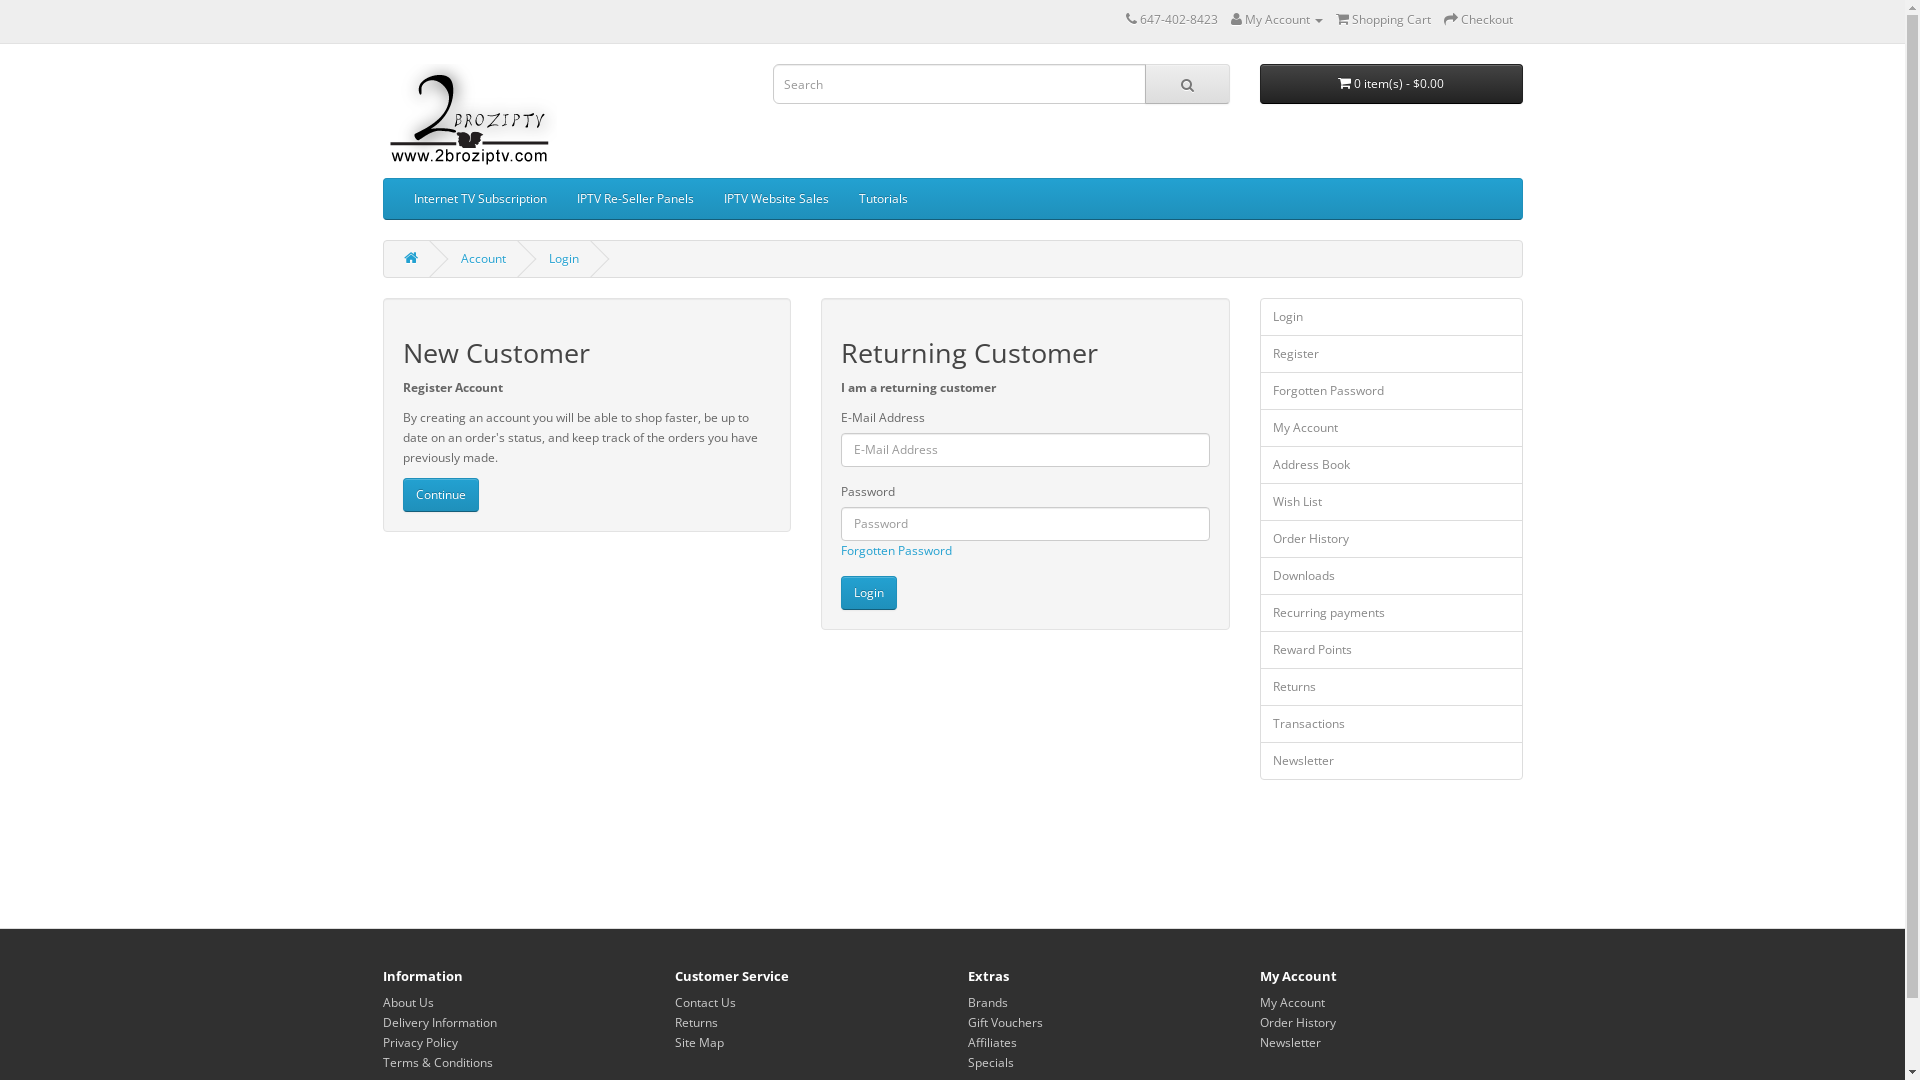  Describe the element at coordinates (634, 199) in the screenshot. I see `'IPTV Re-Seller Panels'` at that location.